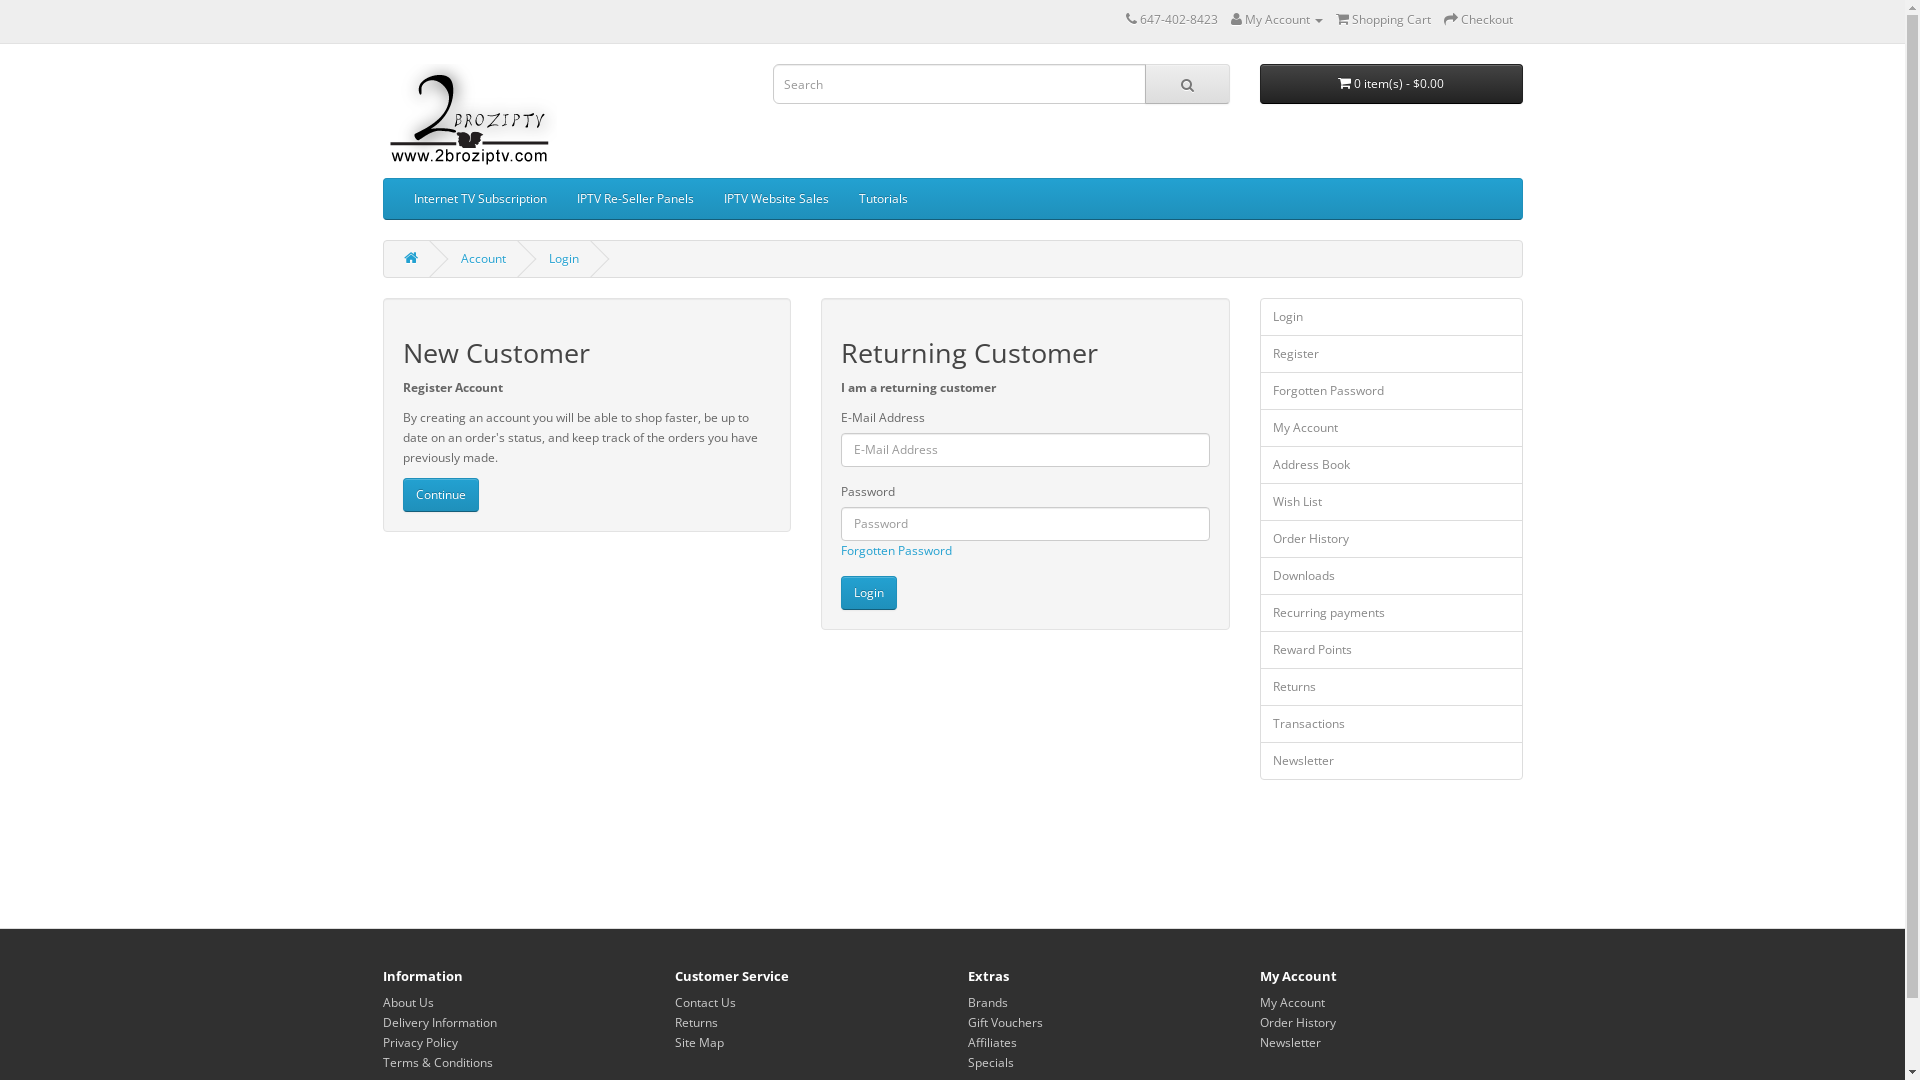  Describe the element at coordinates (634, 199) in the screenshot. I see `'IPTV Re-Seller Panels'` at that location.